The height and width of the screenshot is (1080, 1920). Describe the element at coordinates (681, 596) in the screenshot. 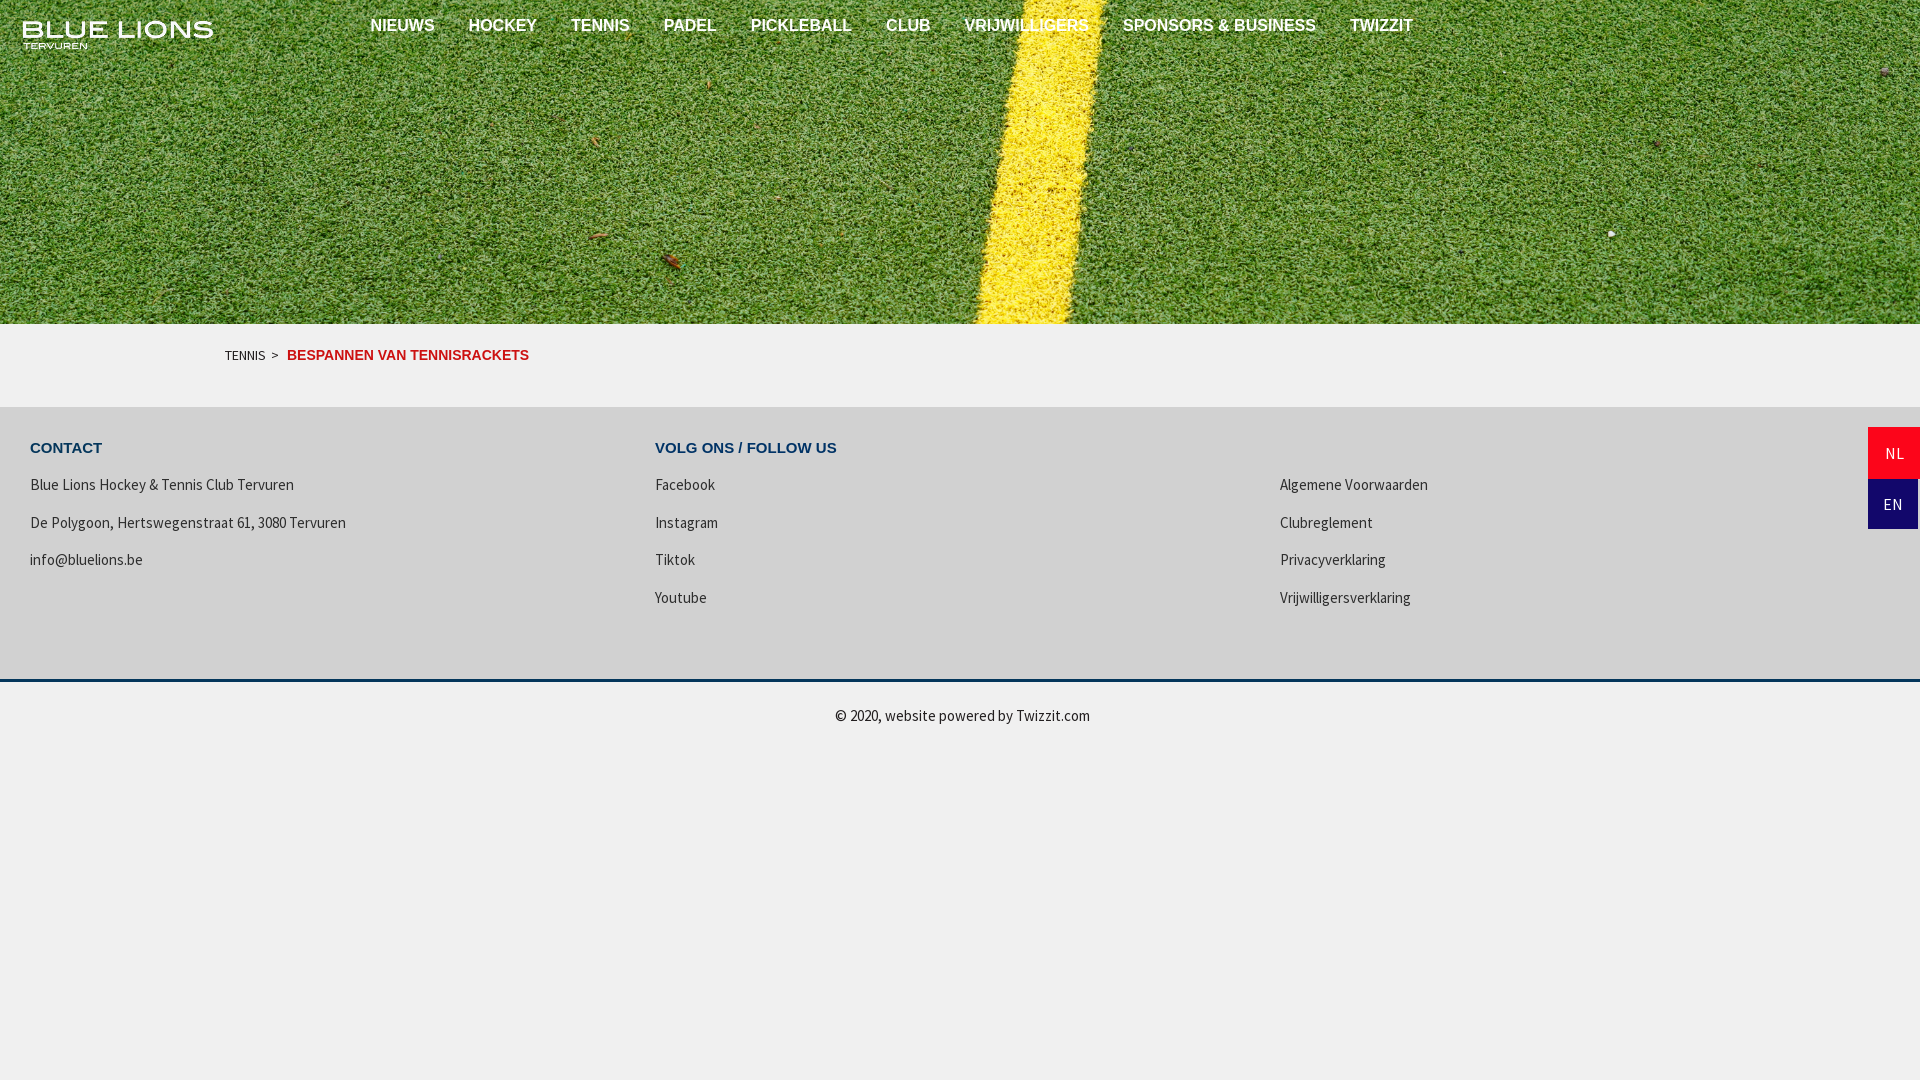

I see `'Youtube'` at that location.